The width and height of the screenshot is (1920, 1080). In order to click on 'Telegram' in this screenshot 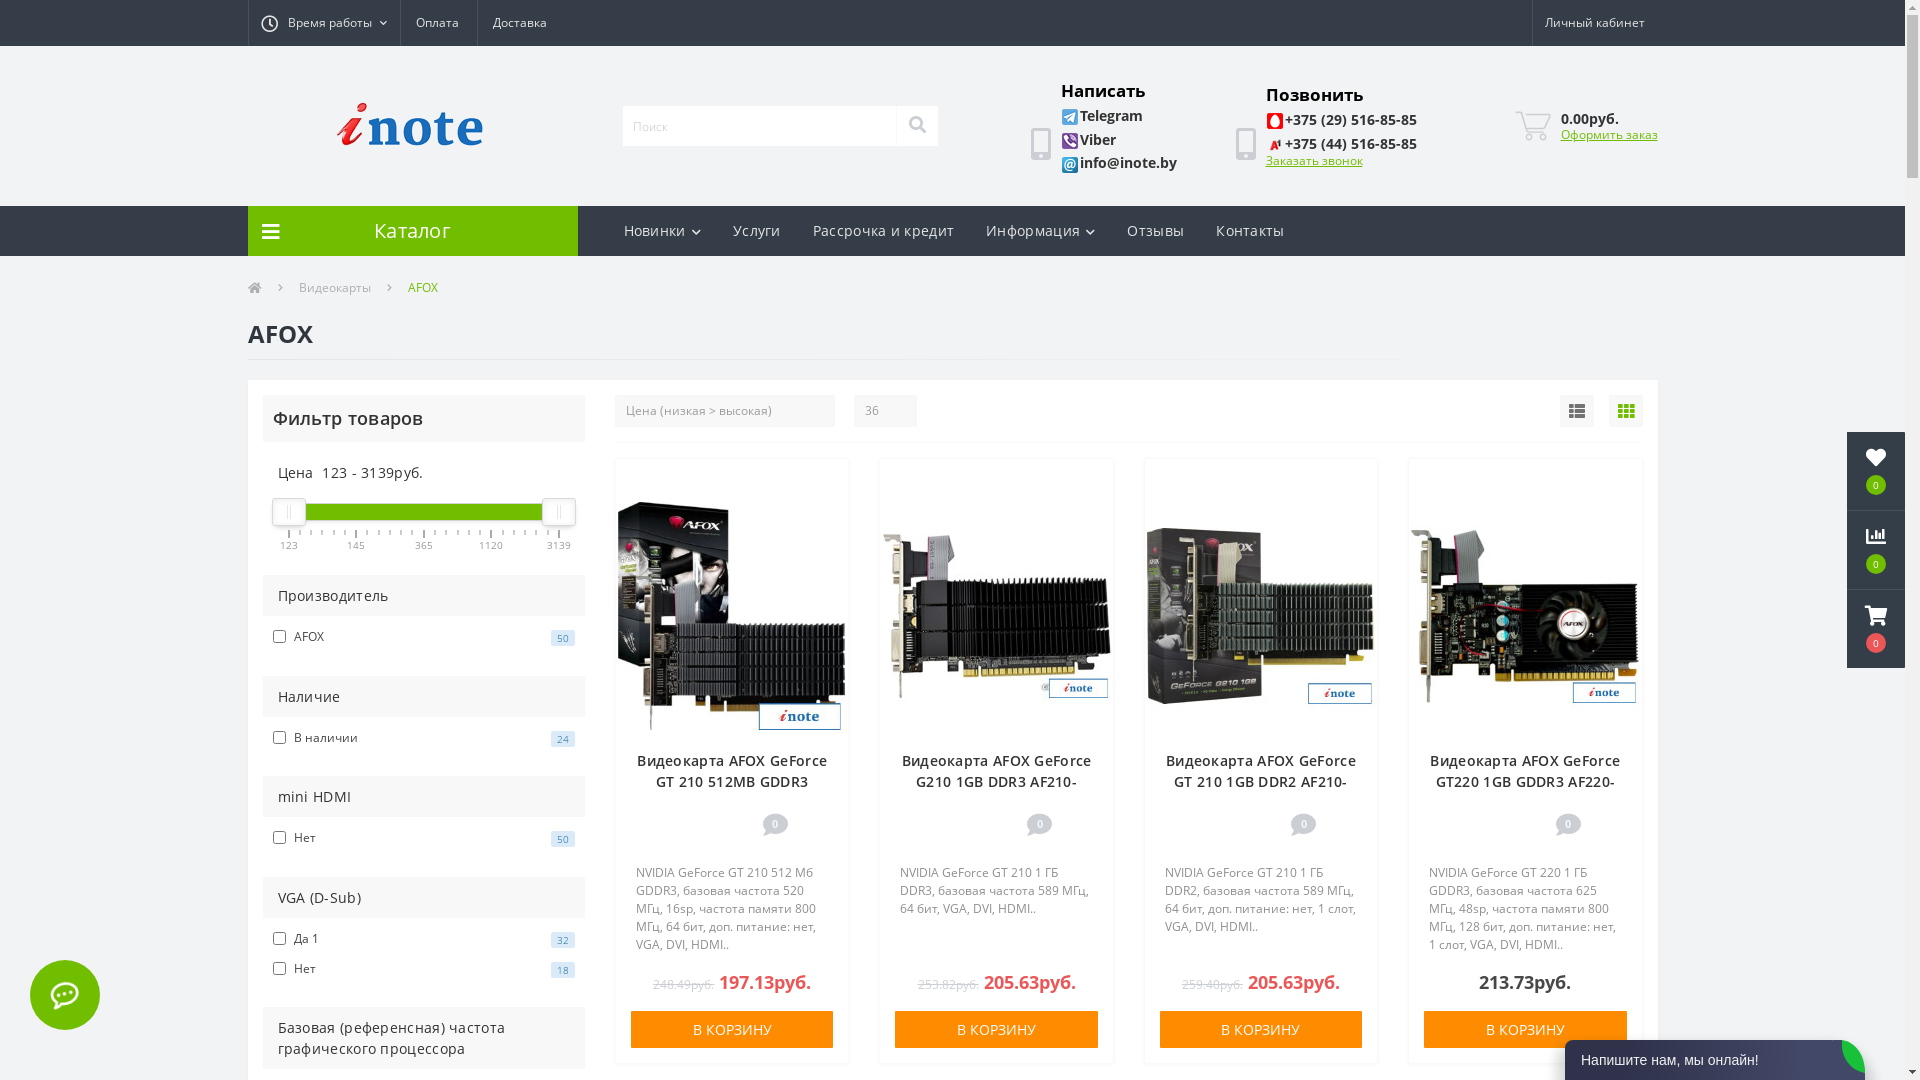, I will do `click(1100, 115)`.